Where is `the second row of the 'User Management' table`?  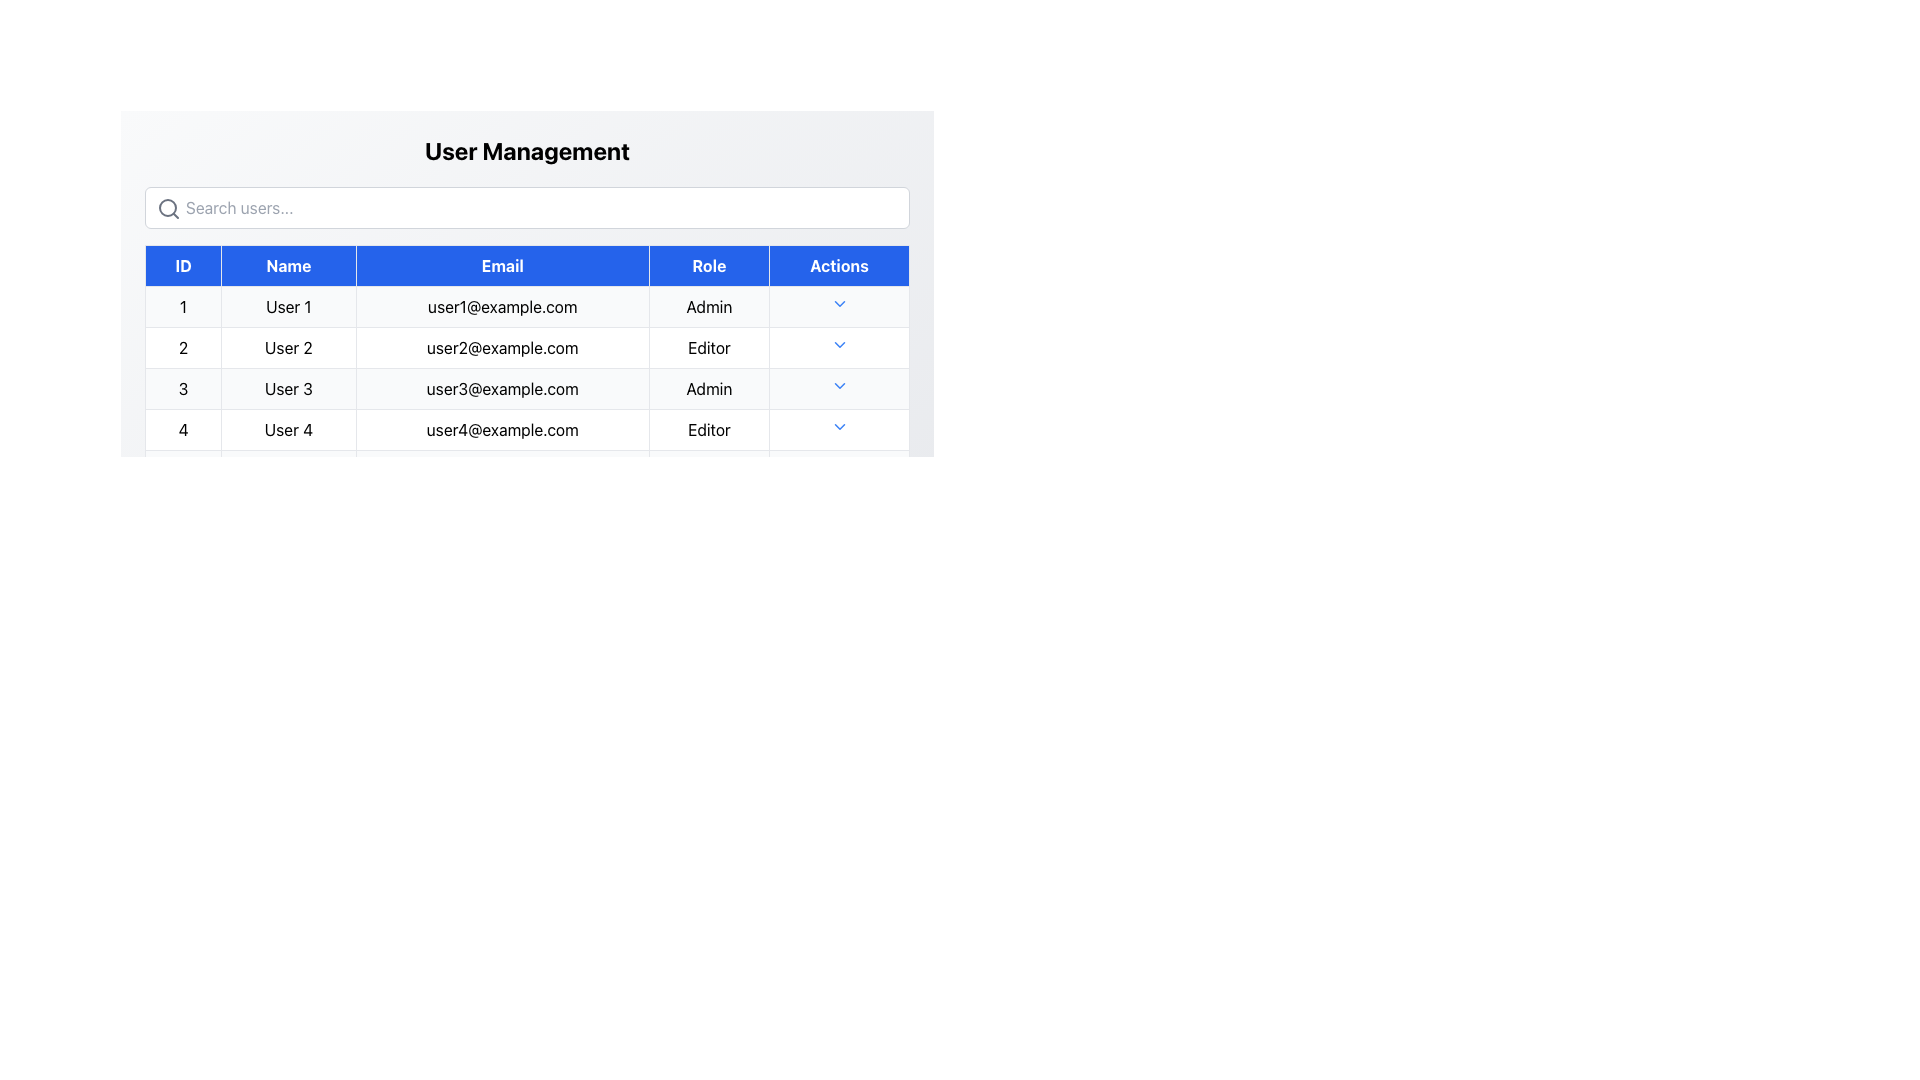 the second row of the 'User Management' table is located at coordinates (527, 346).